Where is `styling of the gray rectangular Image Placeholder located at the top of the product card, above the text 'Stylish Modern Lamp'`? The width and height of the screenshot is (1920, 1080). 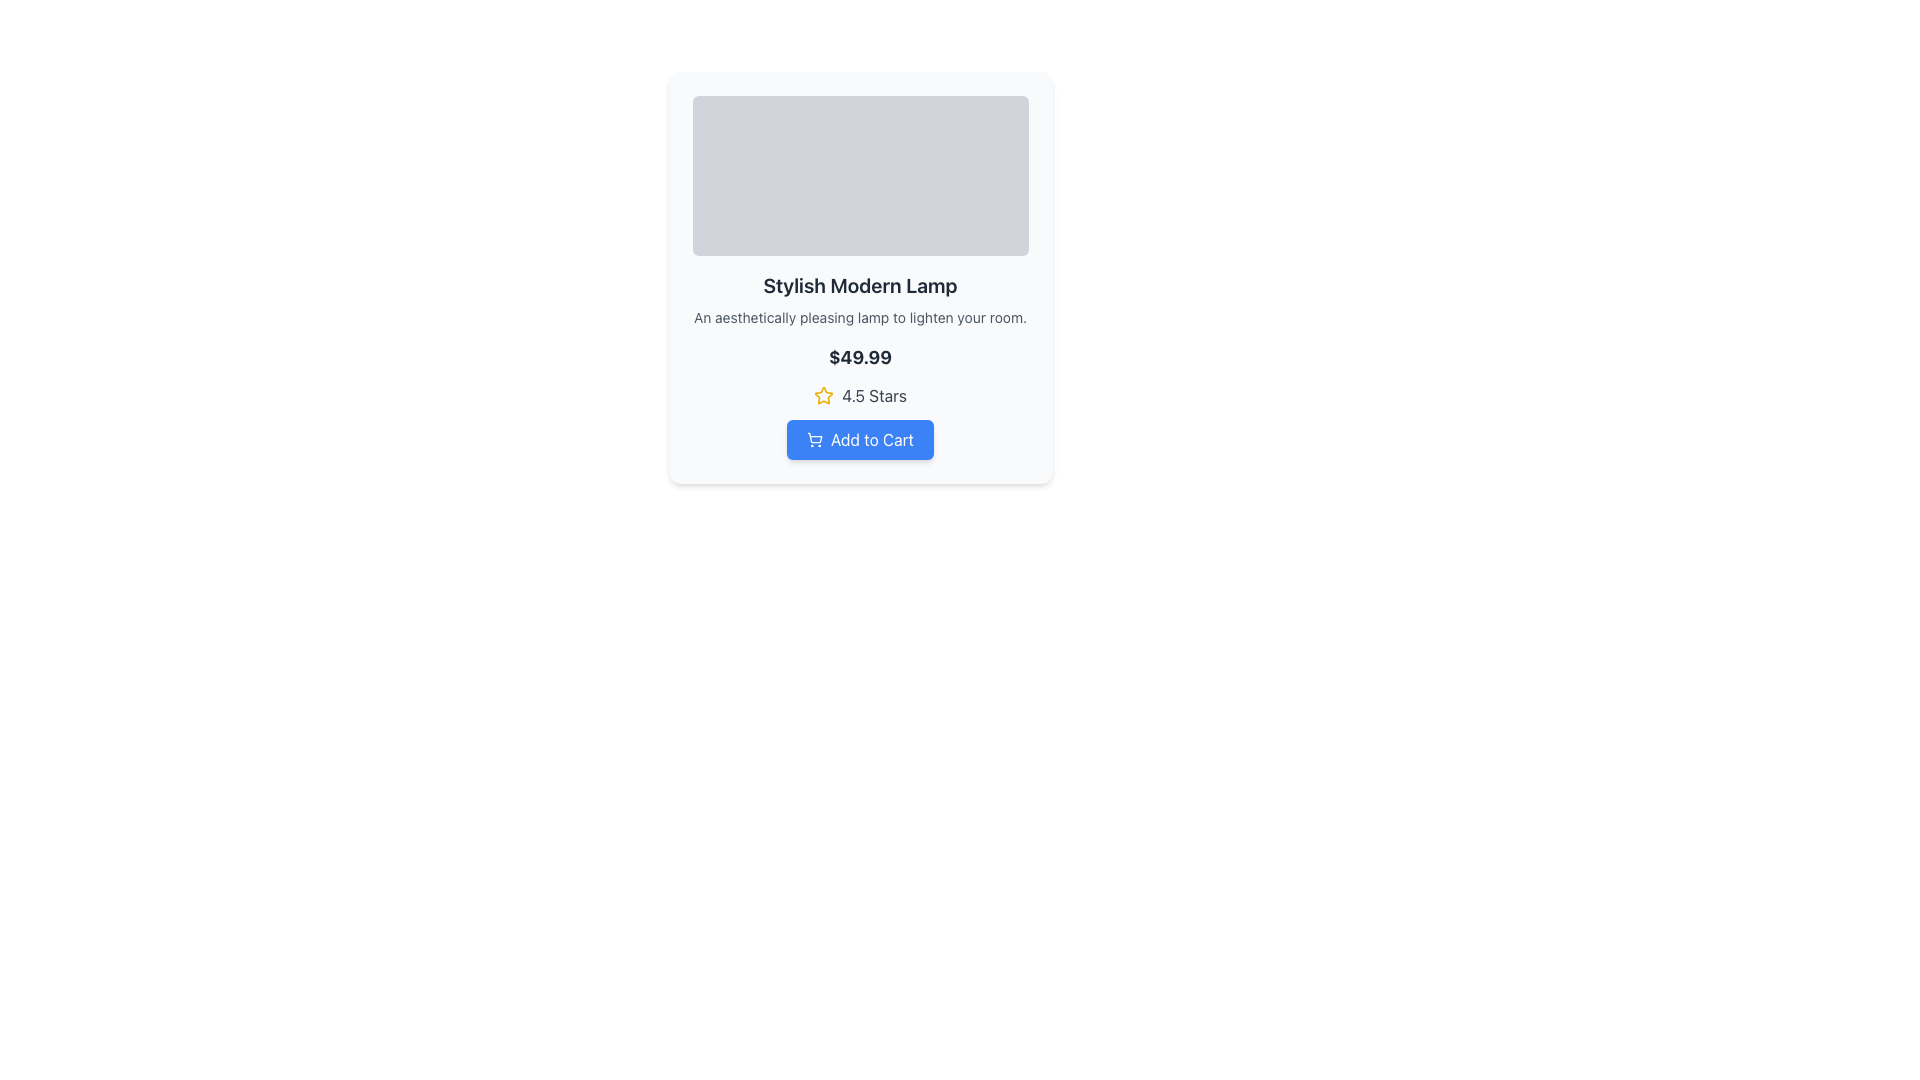 styling of the gray rectangular Image Placeholder located at the top of the product card, above the text 'Stylish Modern Lamp' is located at coordinates (860, 175).